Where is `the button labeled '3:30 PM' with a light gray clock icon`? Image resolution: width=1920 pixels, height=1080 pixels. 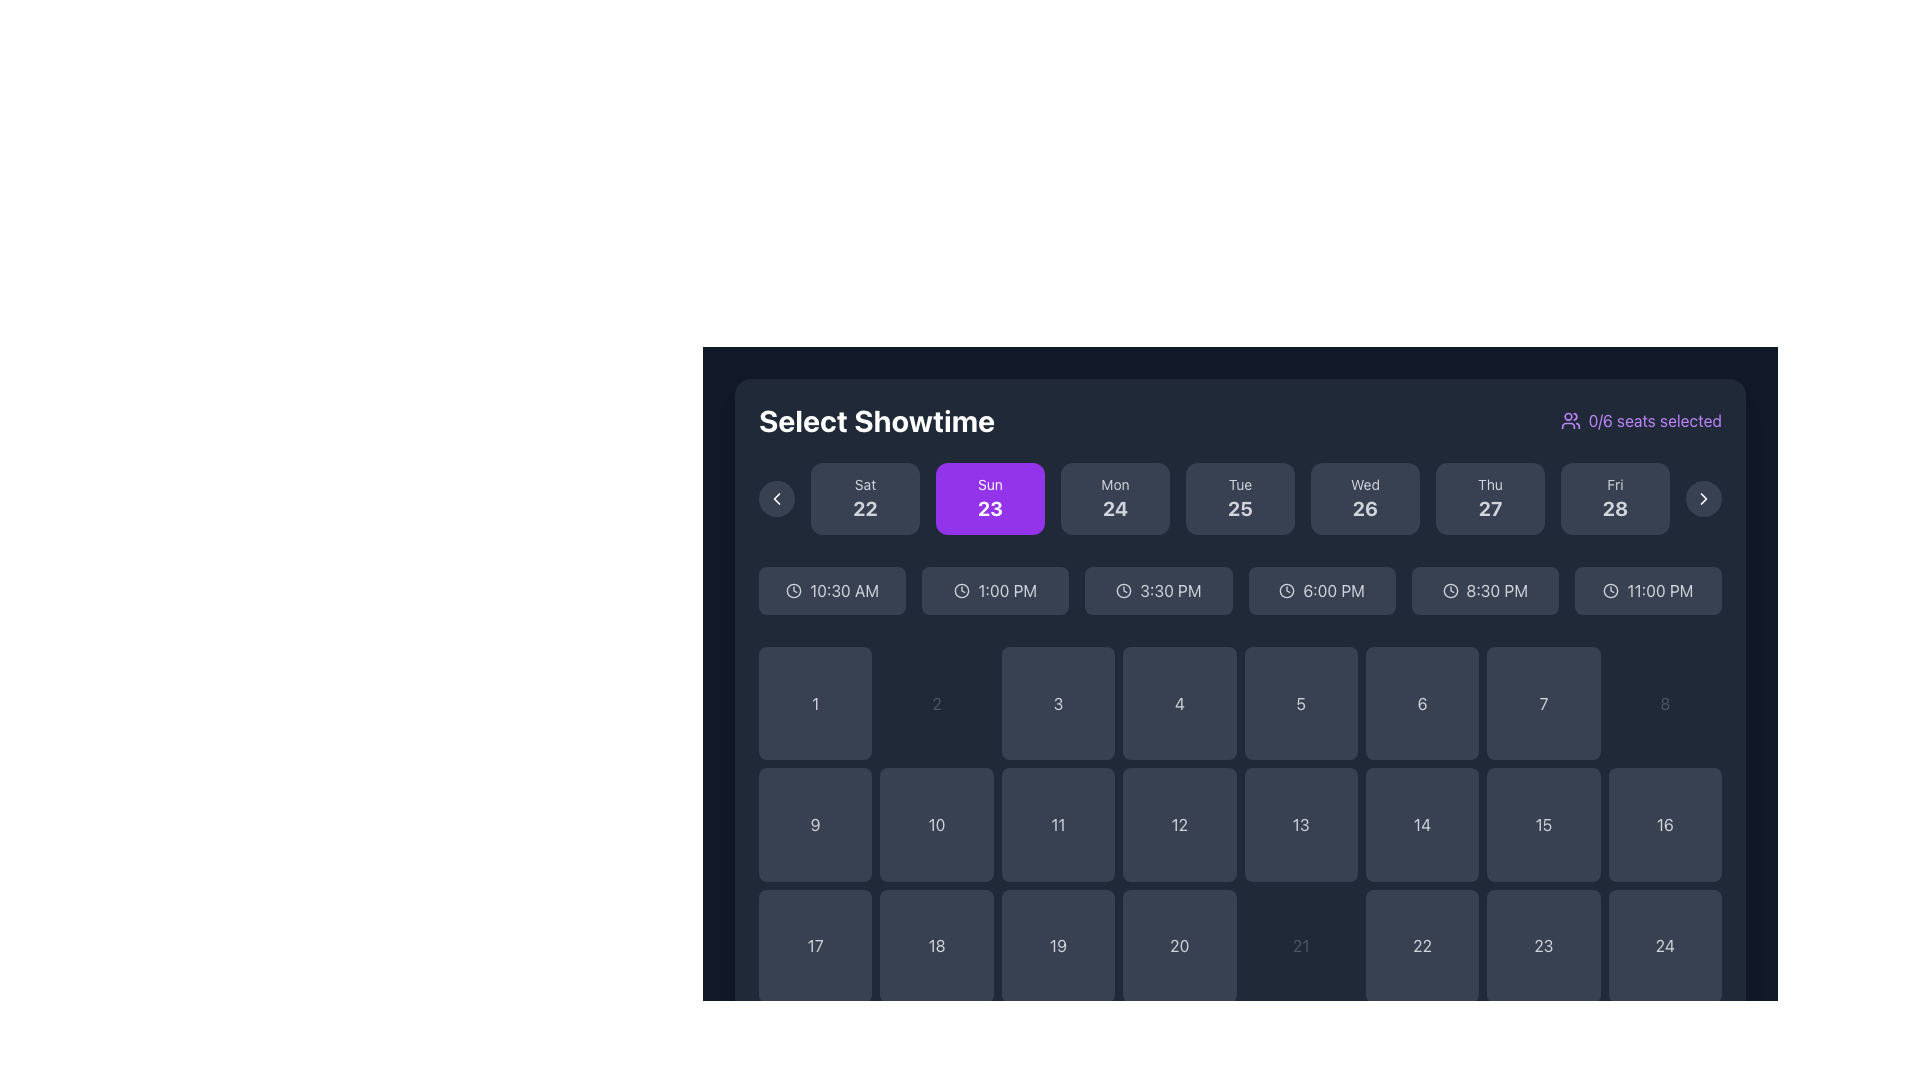
the button labeled '3:30 PM' with a light gray clock icon is located at coordinates (1158, 589).